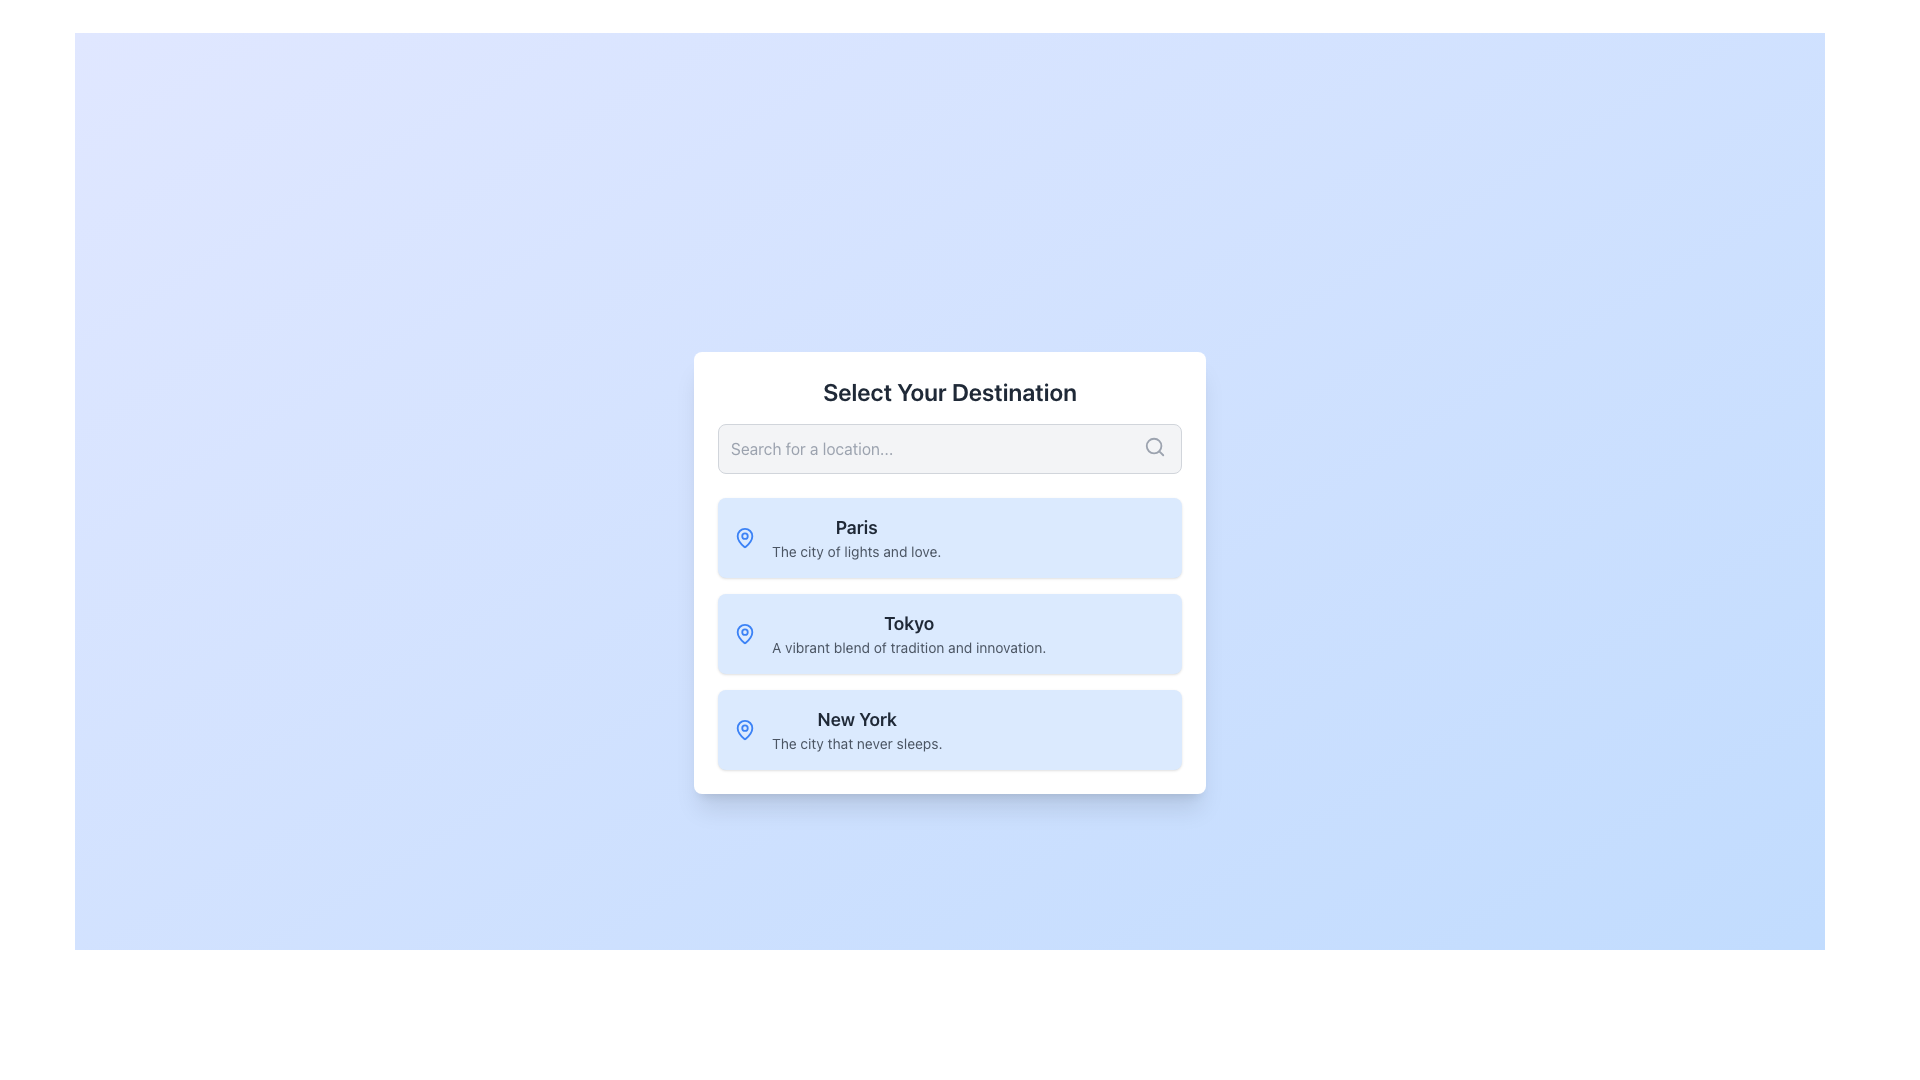 The width and height of the screenshot is (1920, 1080). Describe the element at coordinates (856, 527) in the screenshot. I see `the bold, large-sized text label displaying the word 'Paris' which is the title of the section under 'Select Your Destination'` at that location.